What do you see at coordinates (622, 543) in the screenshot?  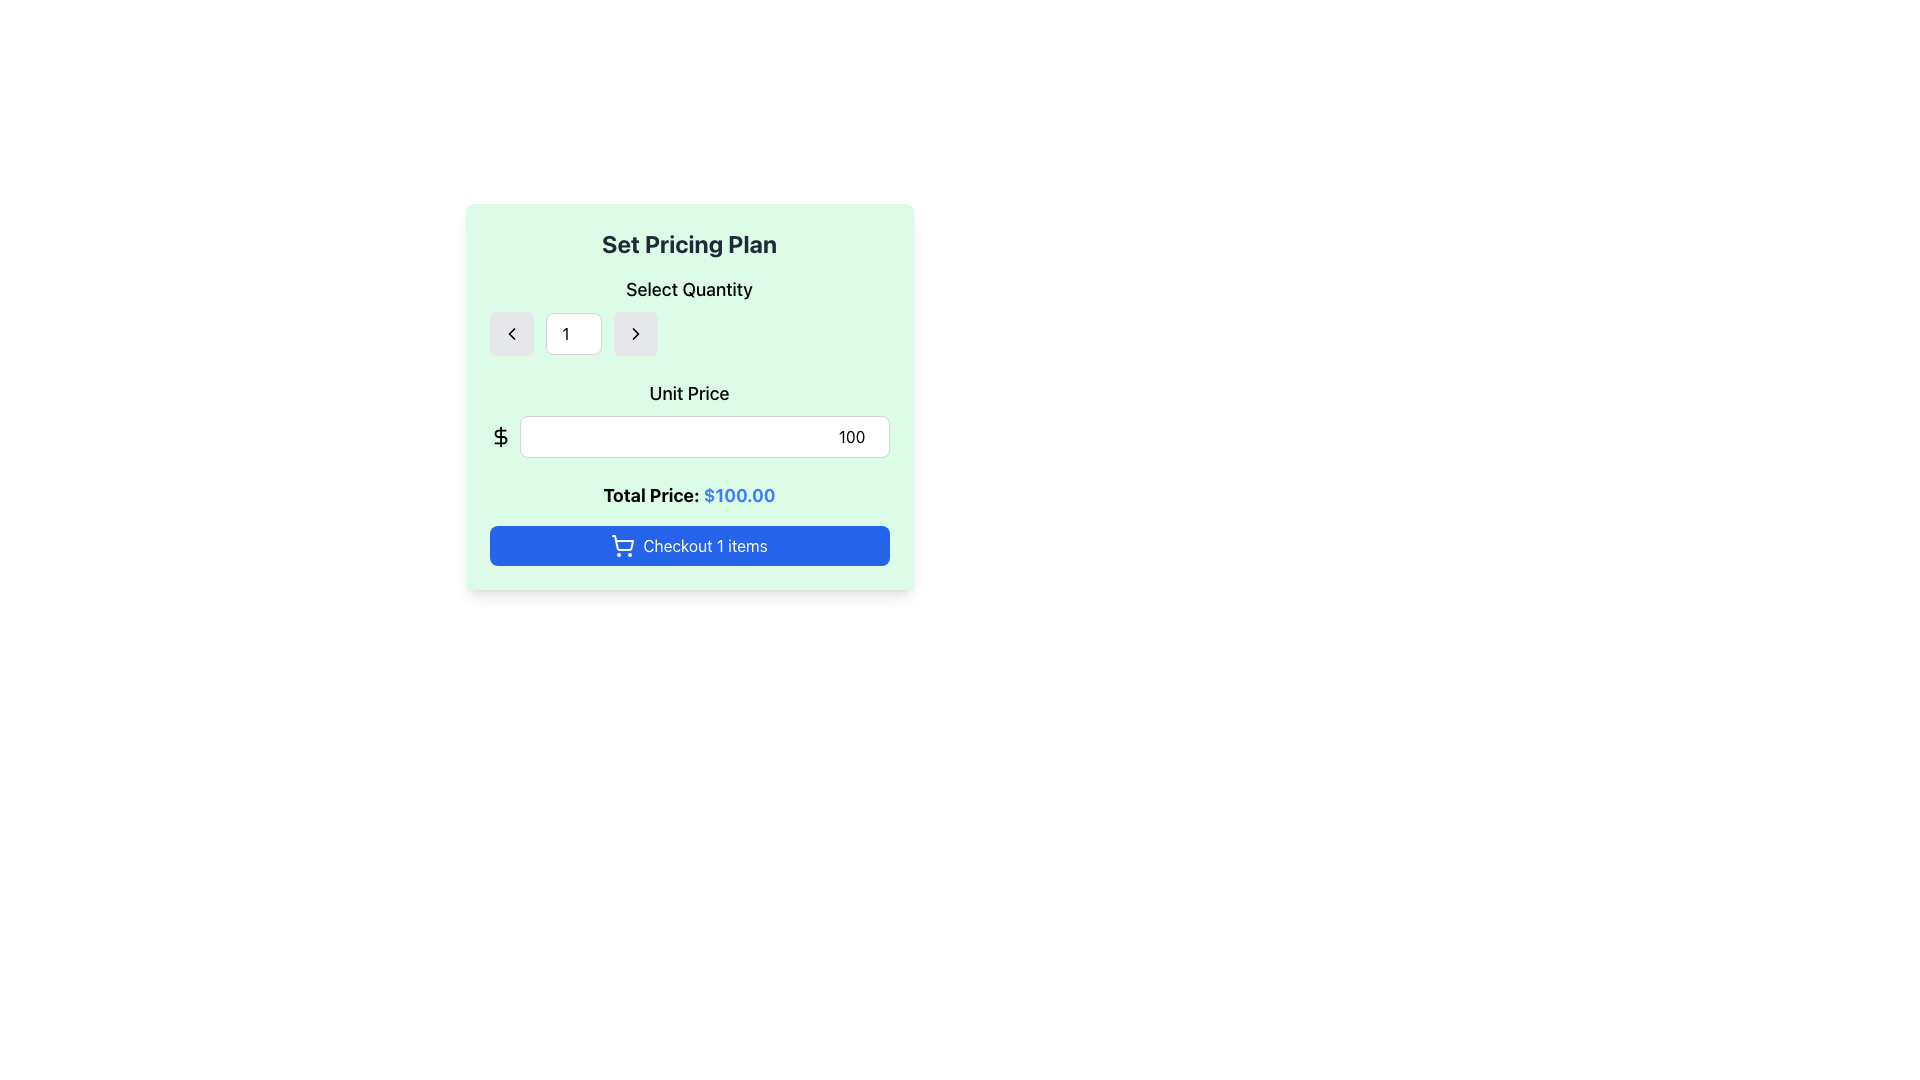 I see `the shopping cart icon, which is the primary structure of the cart located to the left of the 'Checkout 1 items' button` at bounding box center [622, 543].